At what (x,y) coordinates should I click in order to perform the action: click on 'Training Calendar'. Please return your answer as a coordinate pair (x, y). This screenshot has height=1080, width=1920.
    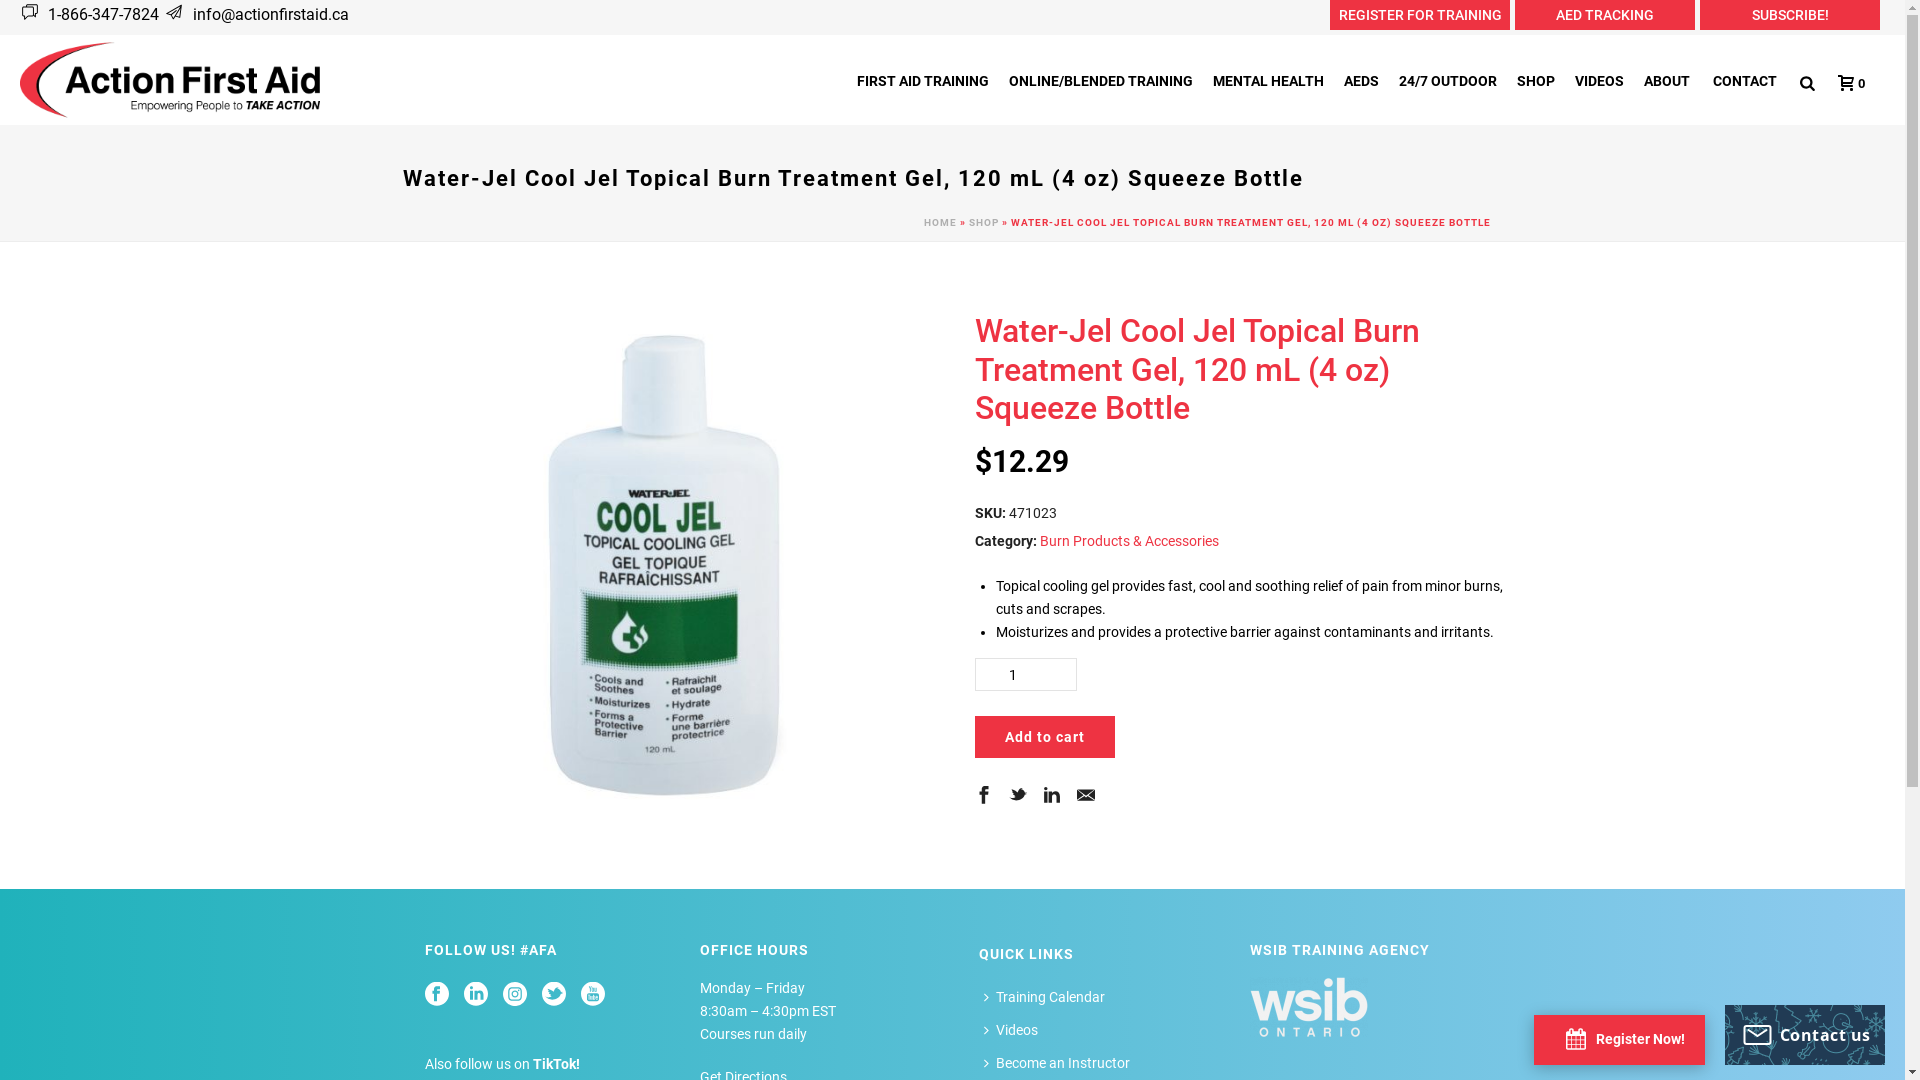
    Looking at the image, I should click on (1047, 997).